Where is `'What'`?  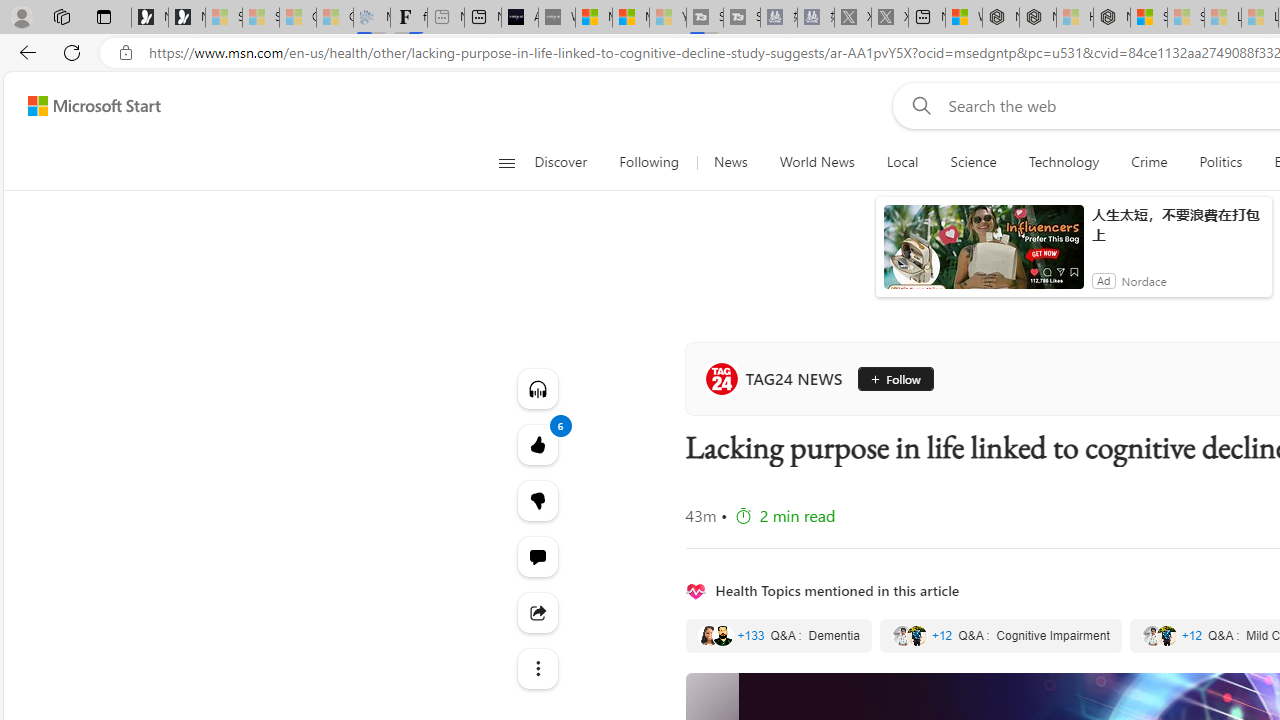 'What' is located at coordinates (556, 17).